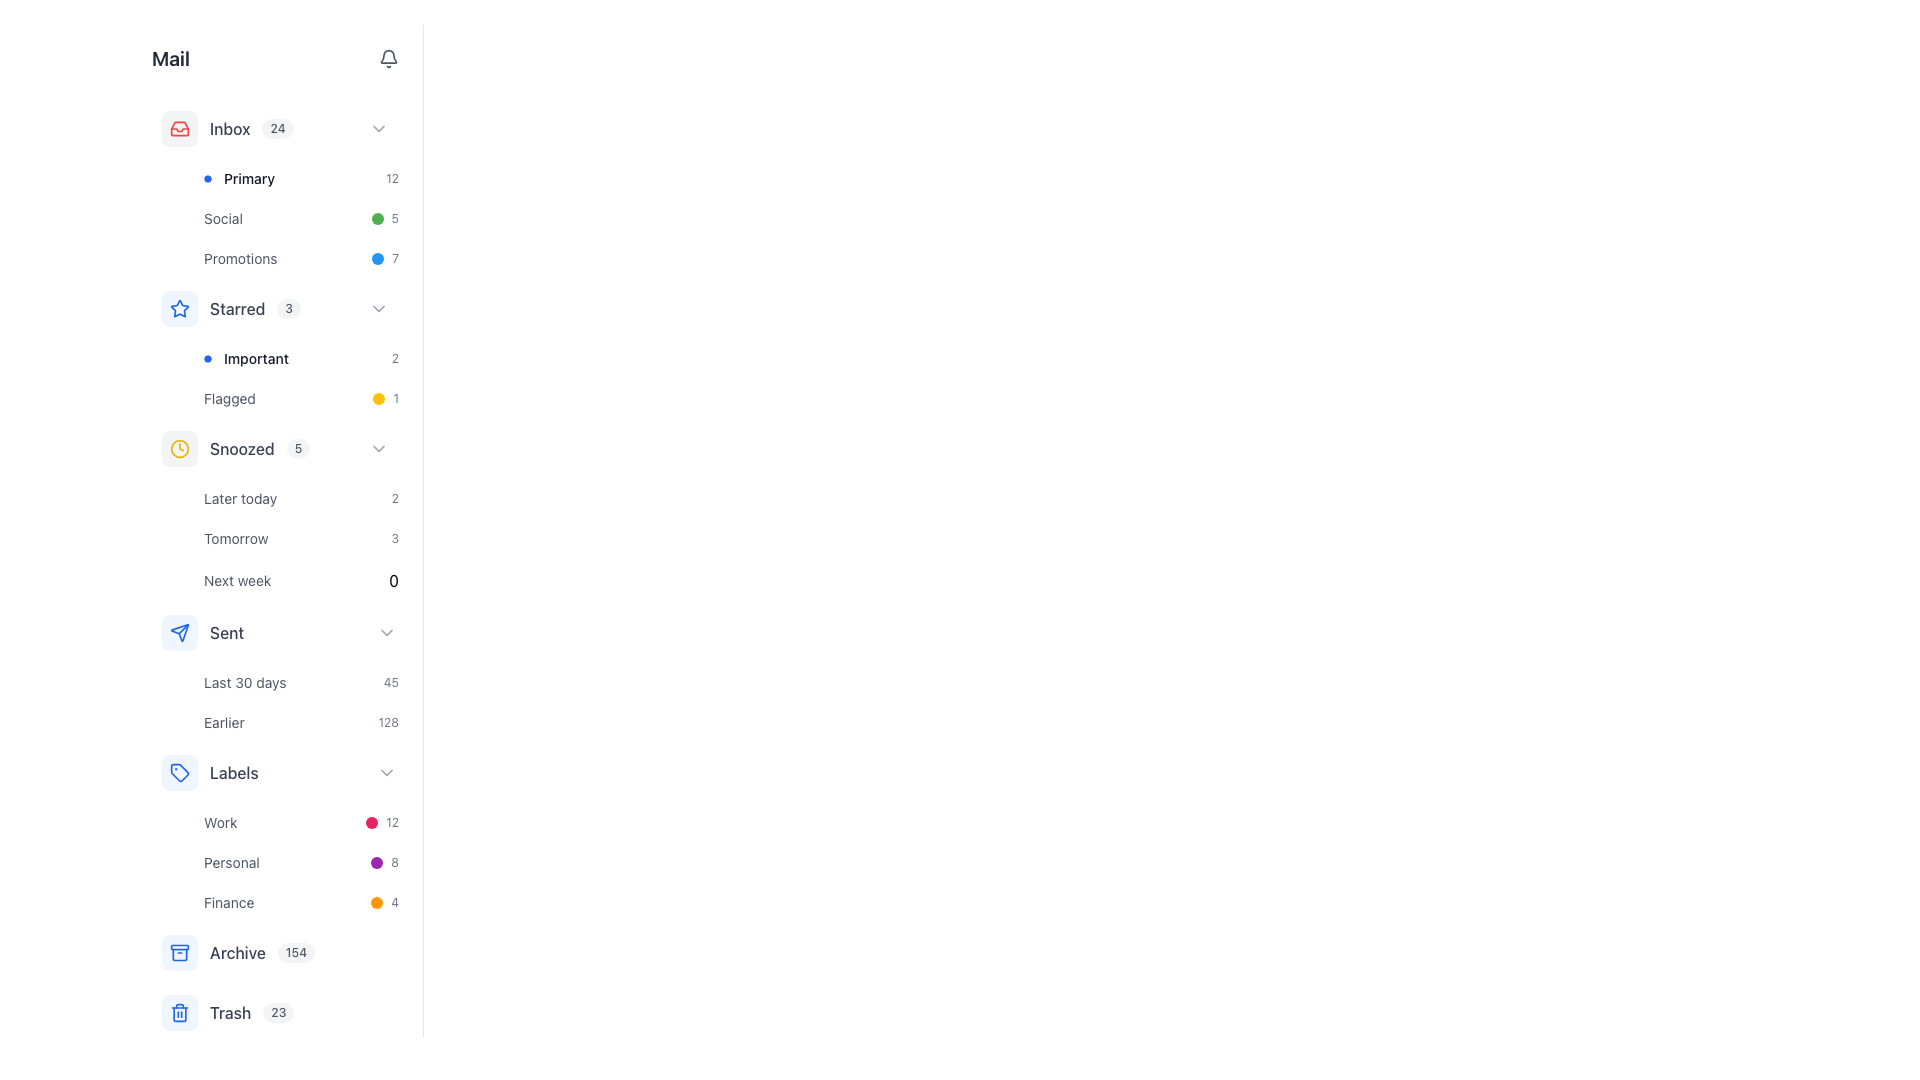 This screenshot has width=1920, height=1080. Describe the element at coordinates (300, 177) in the screenshot. I see `the 'Primary' button located in the left panel of the interface` at that location.